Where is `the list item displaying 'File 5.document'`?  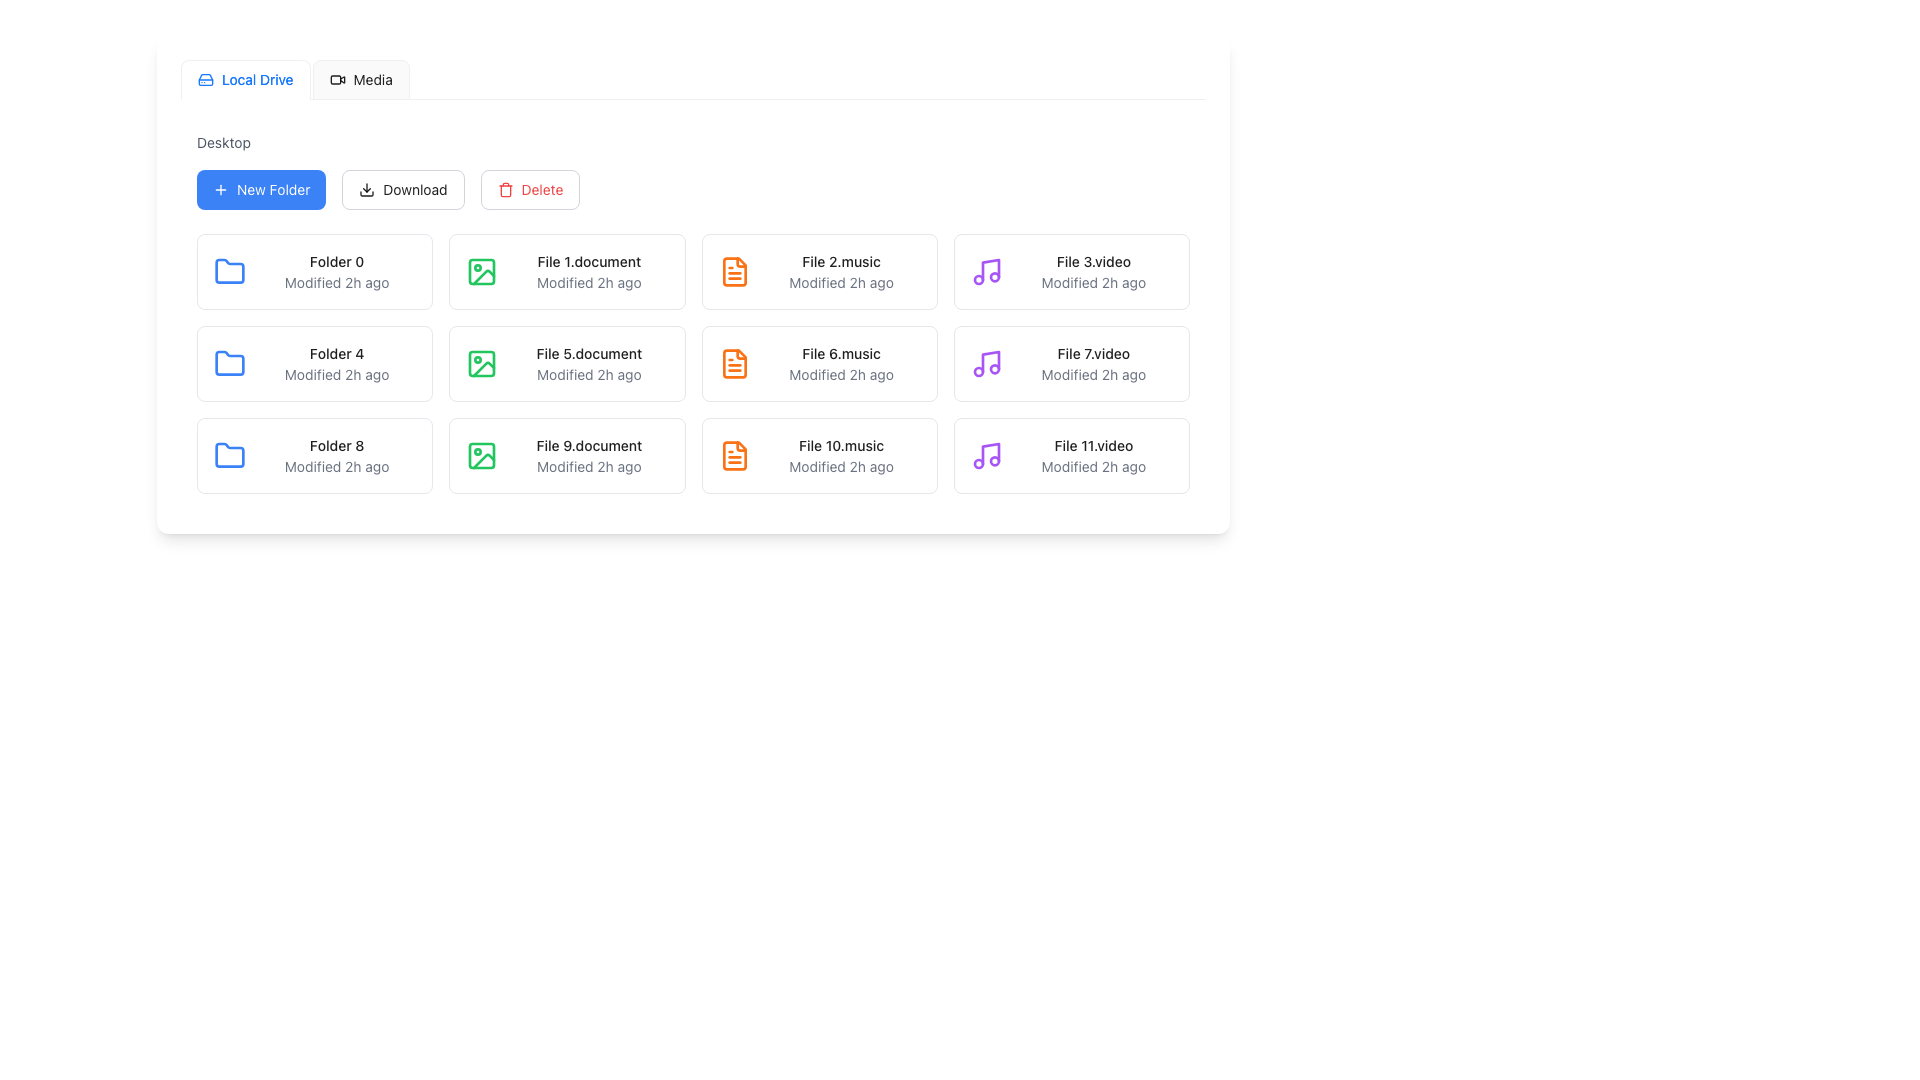 the list item displaying 'File 5.document' is located at coordinates (566, 363).